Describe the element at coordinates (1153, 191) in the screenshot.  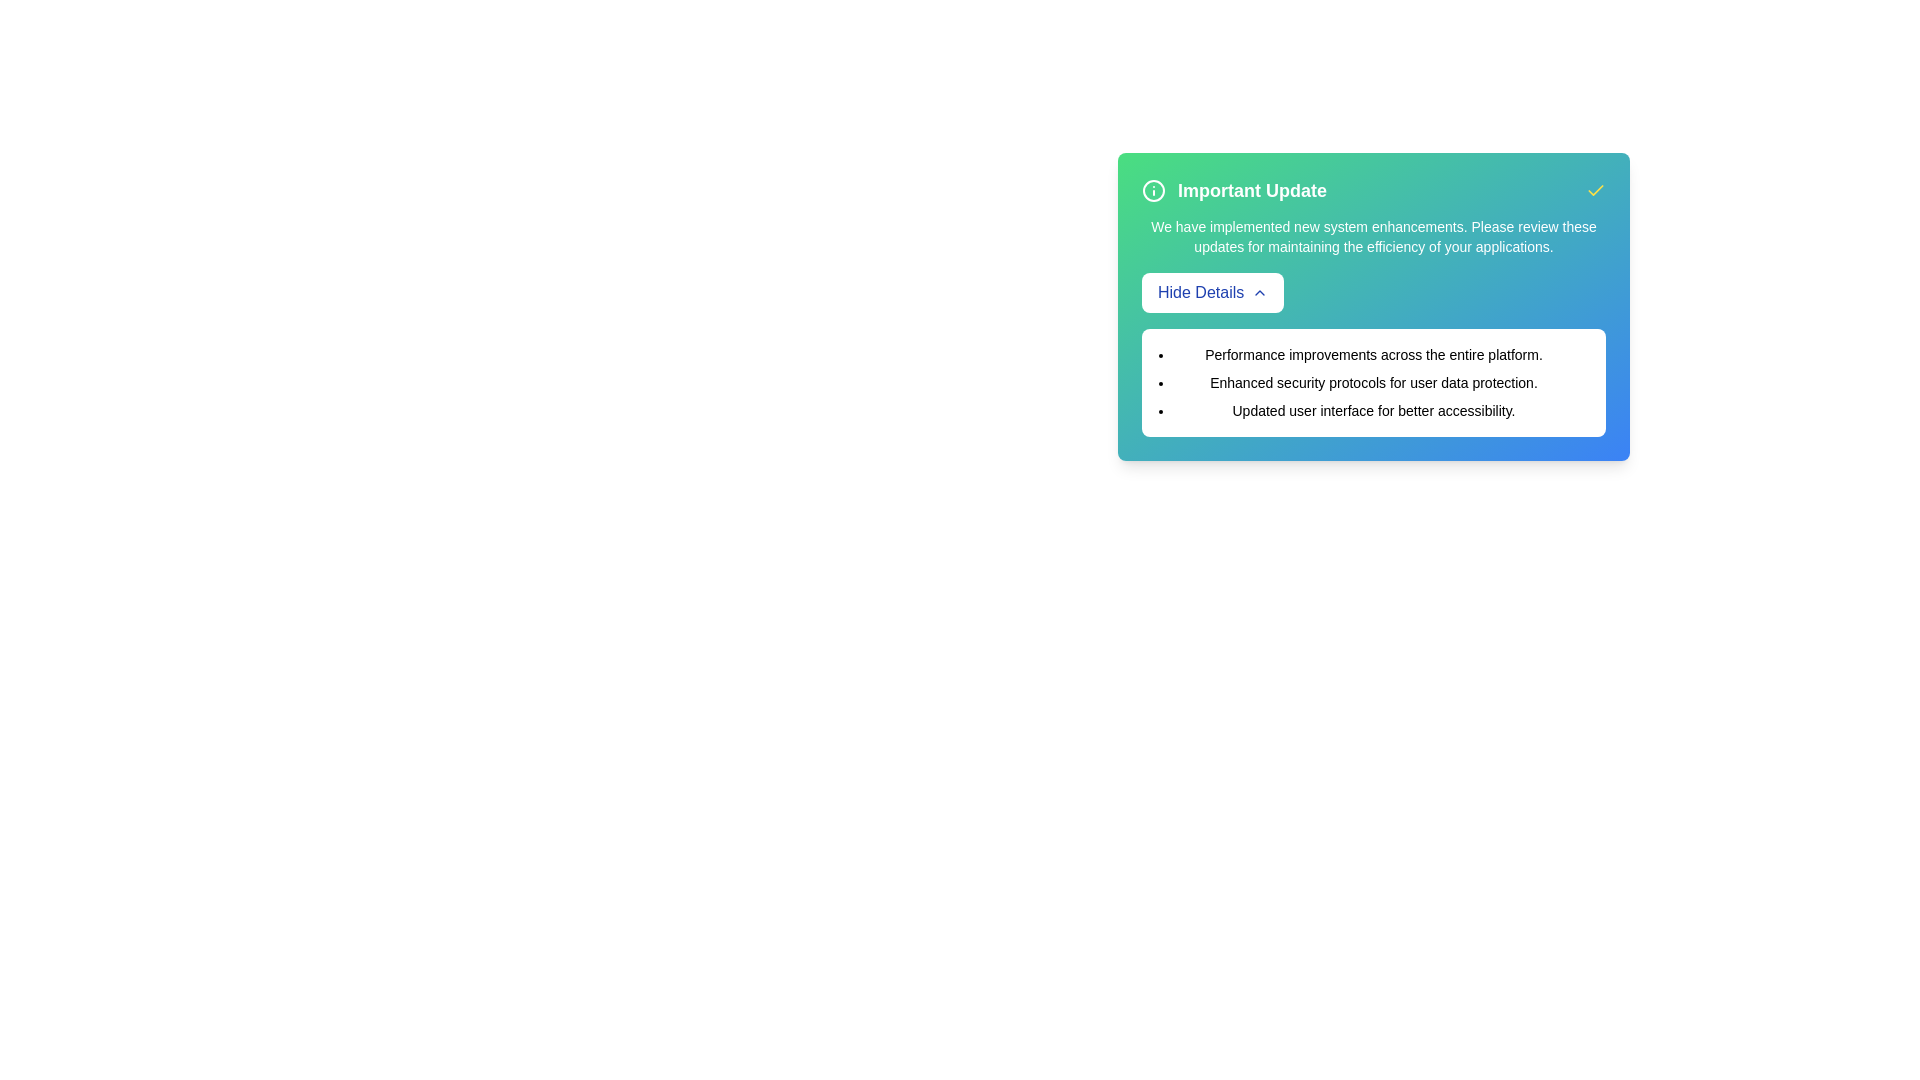
I see `the 'Important Update' icon to simulate interaction` at that location.